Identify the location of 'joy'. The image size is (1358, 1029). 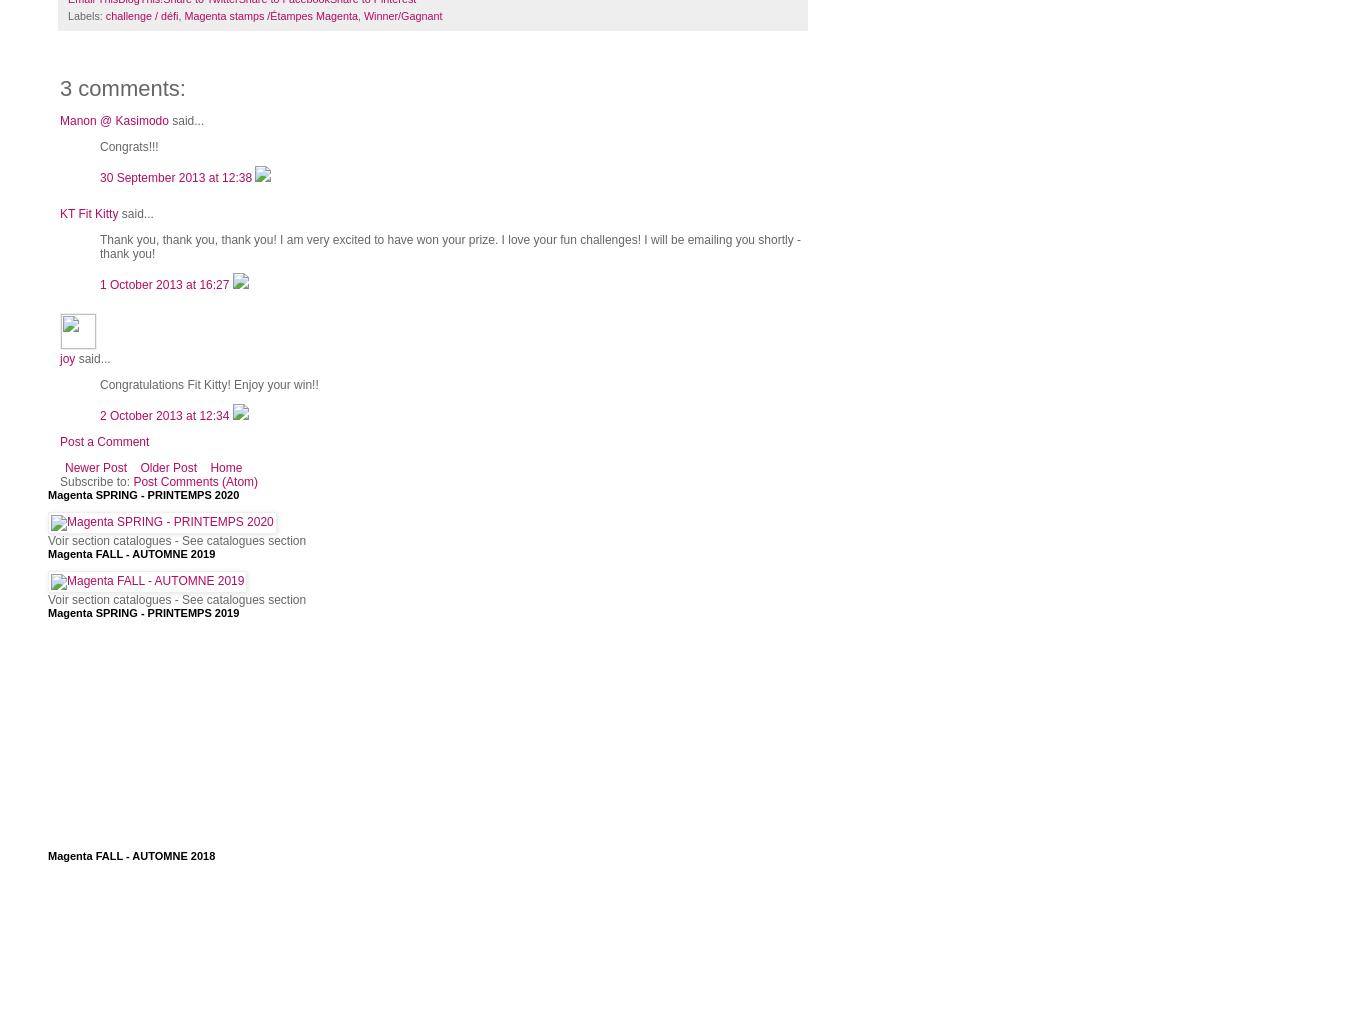
(67, 357).